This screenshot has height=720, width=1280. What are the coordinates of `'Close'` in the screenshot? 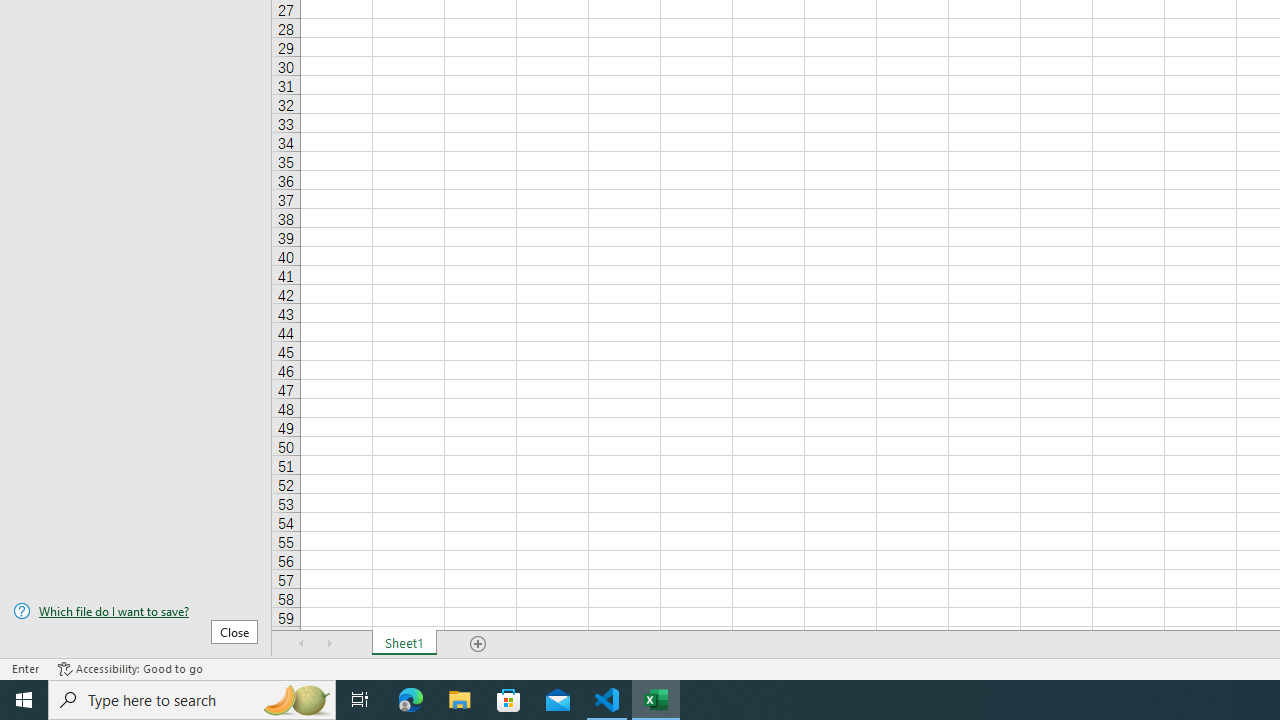 It's located at (234, 631).